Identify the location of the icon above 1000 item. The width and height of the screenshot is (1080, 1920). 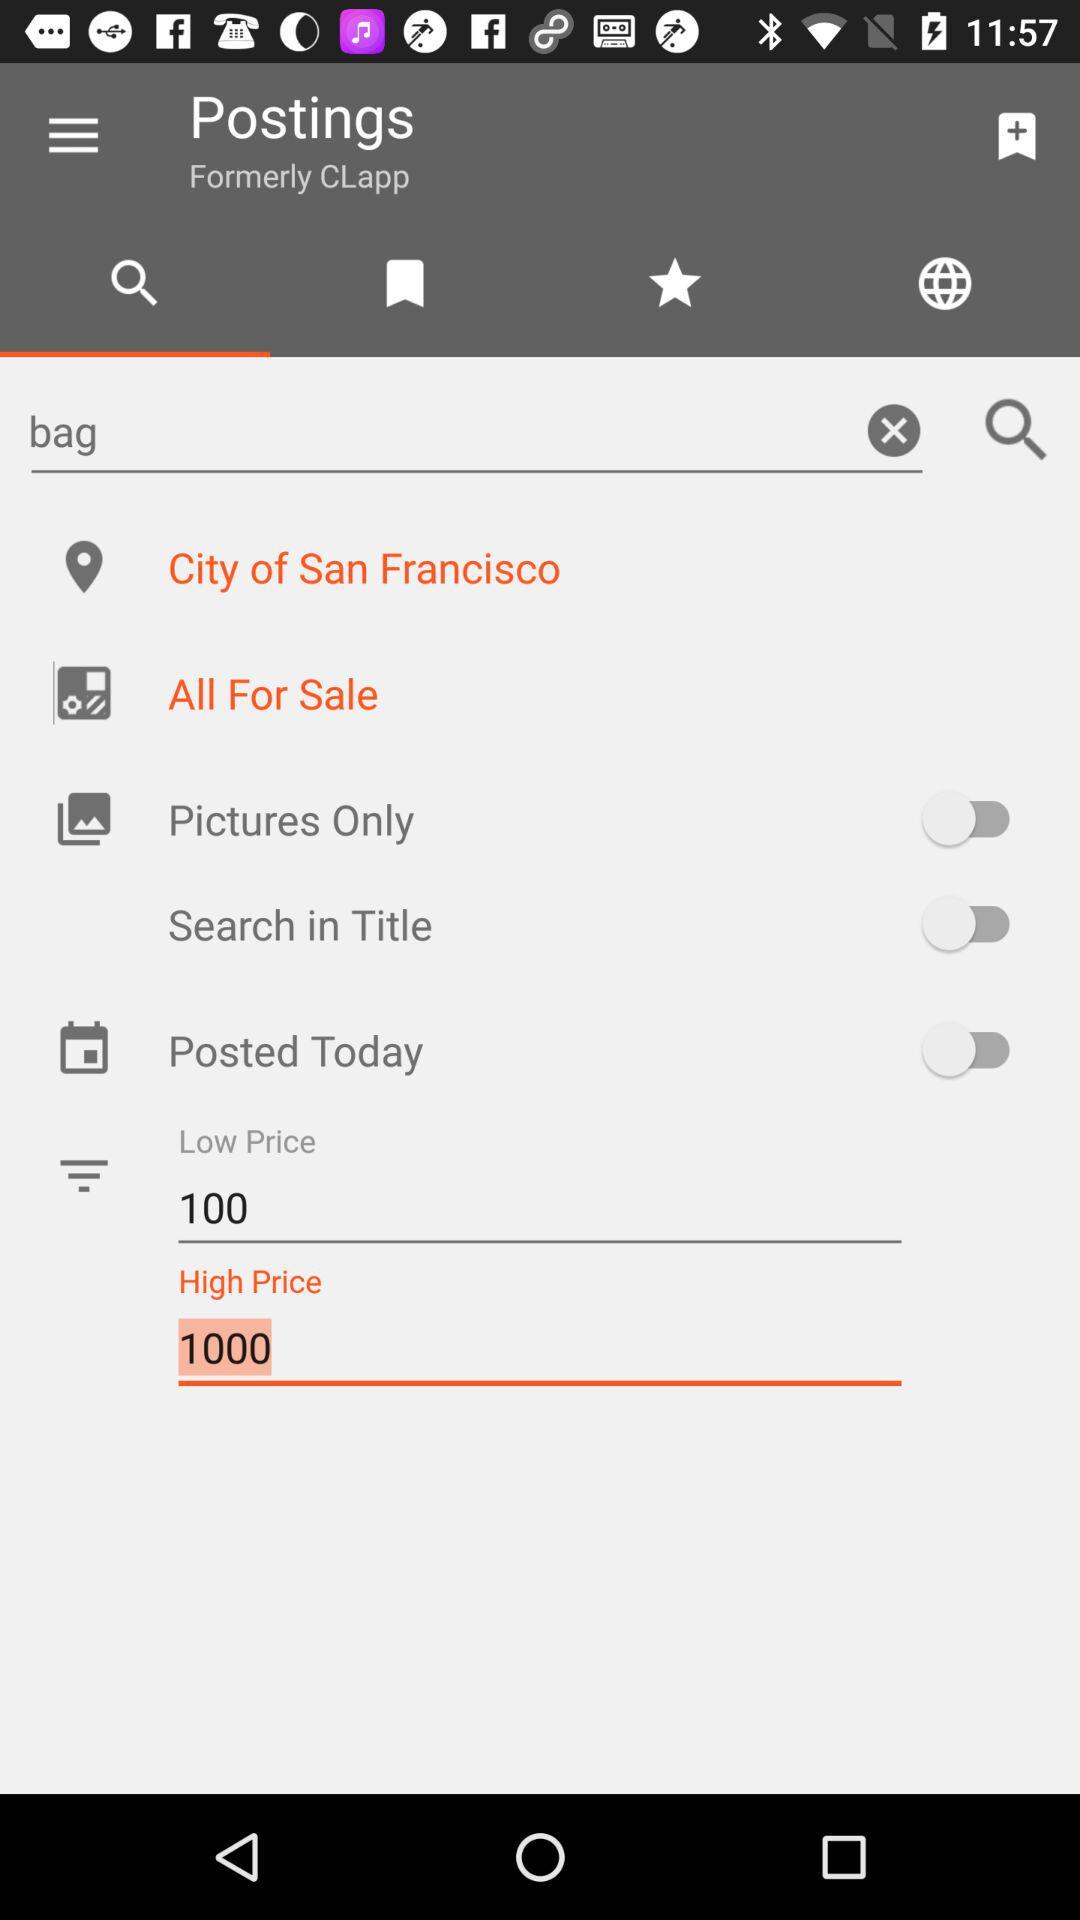
(540, 1206).